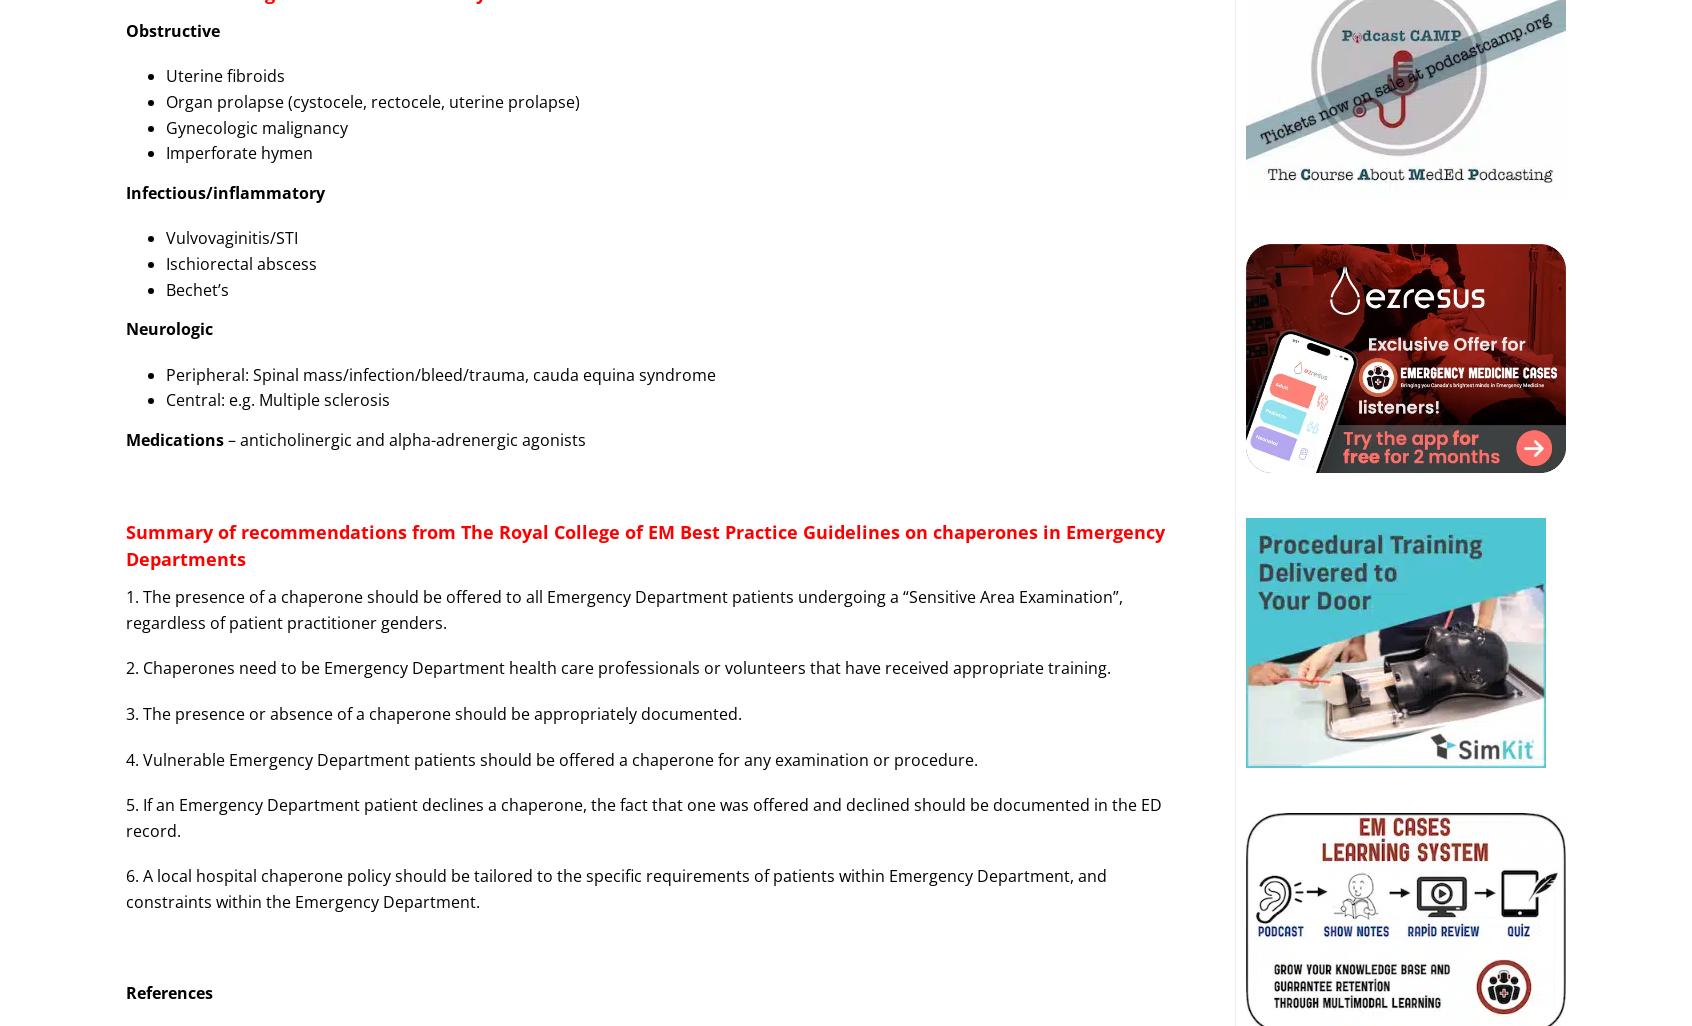 This screenshot has height=1026, width=1692. Describe the element at coordinates (126, 759) in the screenshot. I see `'4. Vulnerable Emergency Department patients should be offered a chaperone for any examination or procedure.'` at that location.